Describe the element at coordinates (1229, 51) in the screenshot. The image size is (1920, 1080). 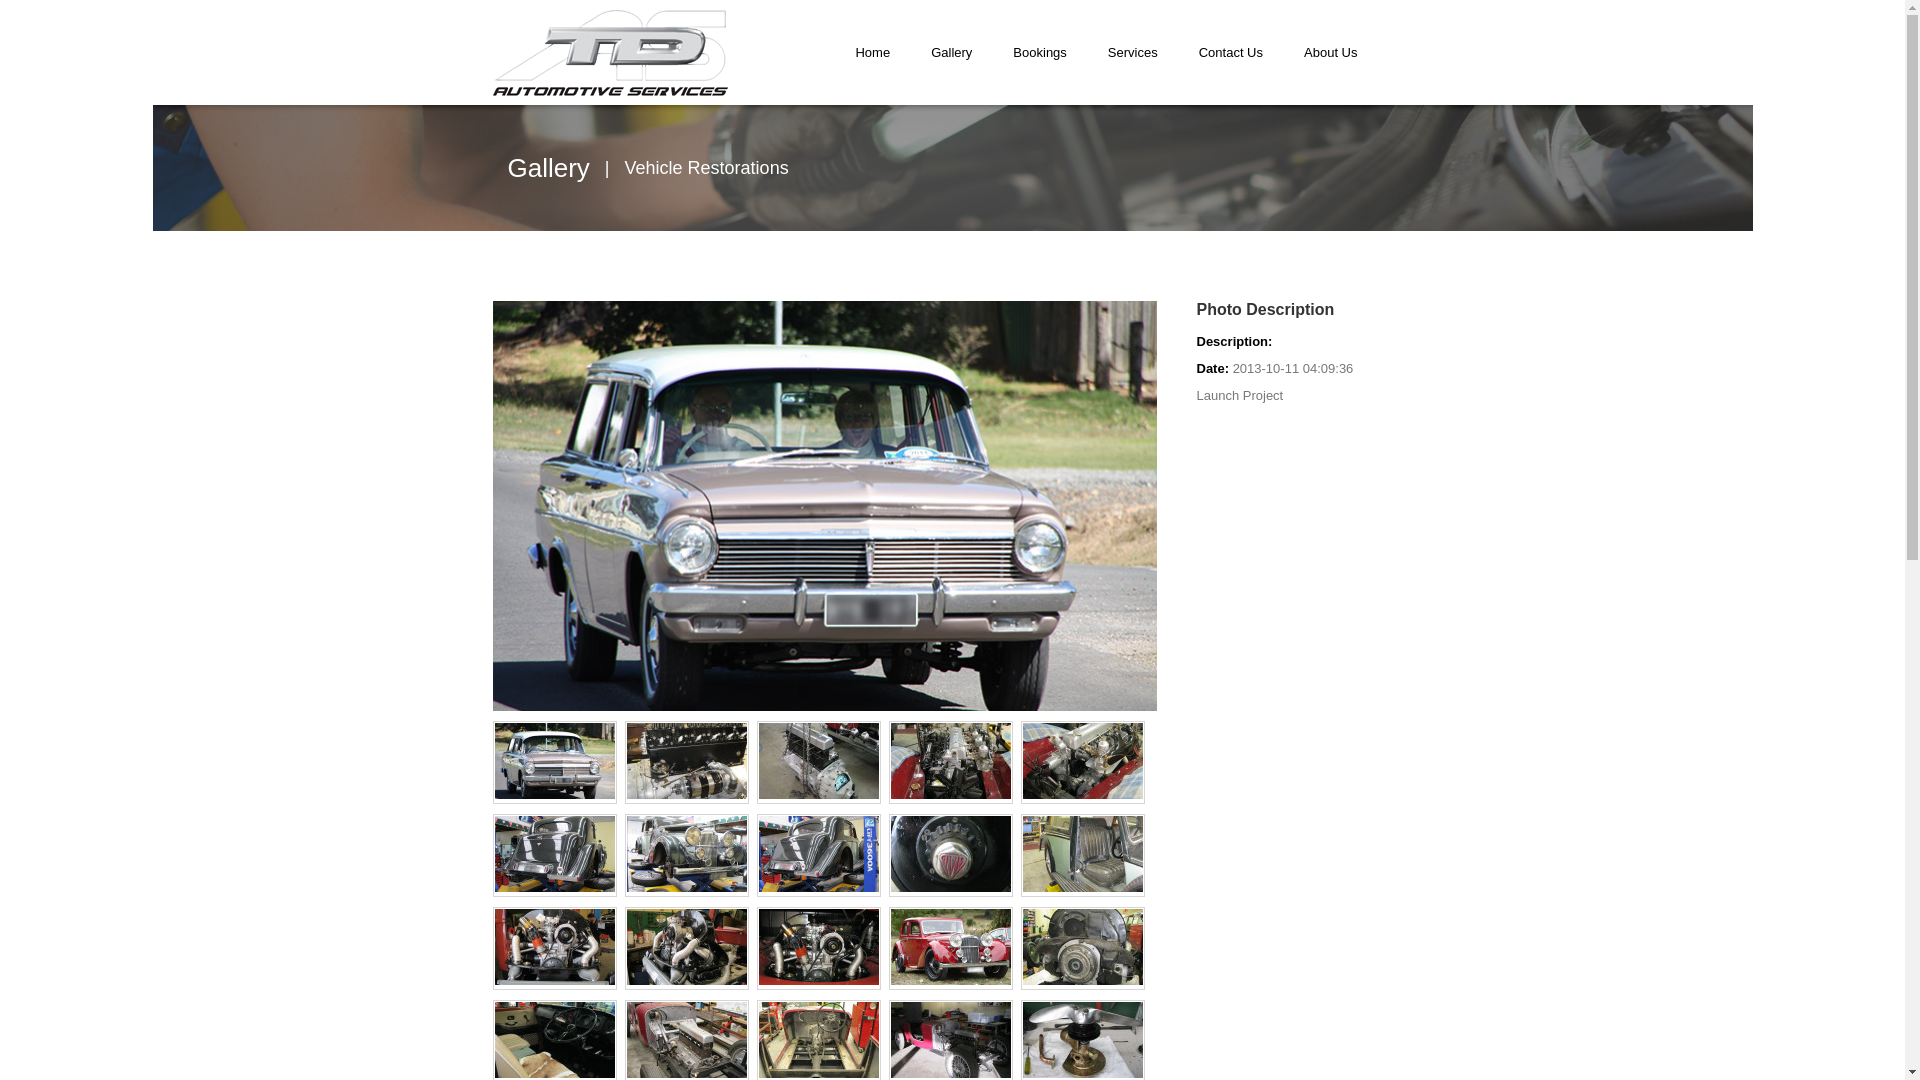
I see `'Contact Us'` at that location.